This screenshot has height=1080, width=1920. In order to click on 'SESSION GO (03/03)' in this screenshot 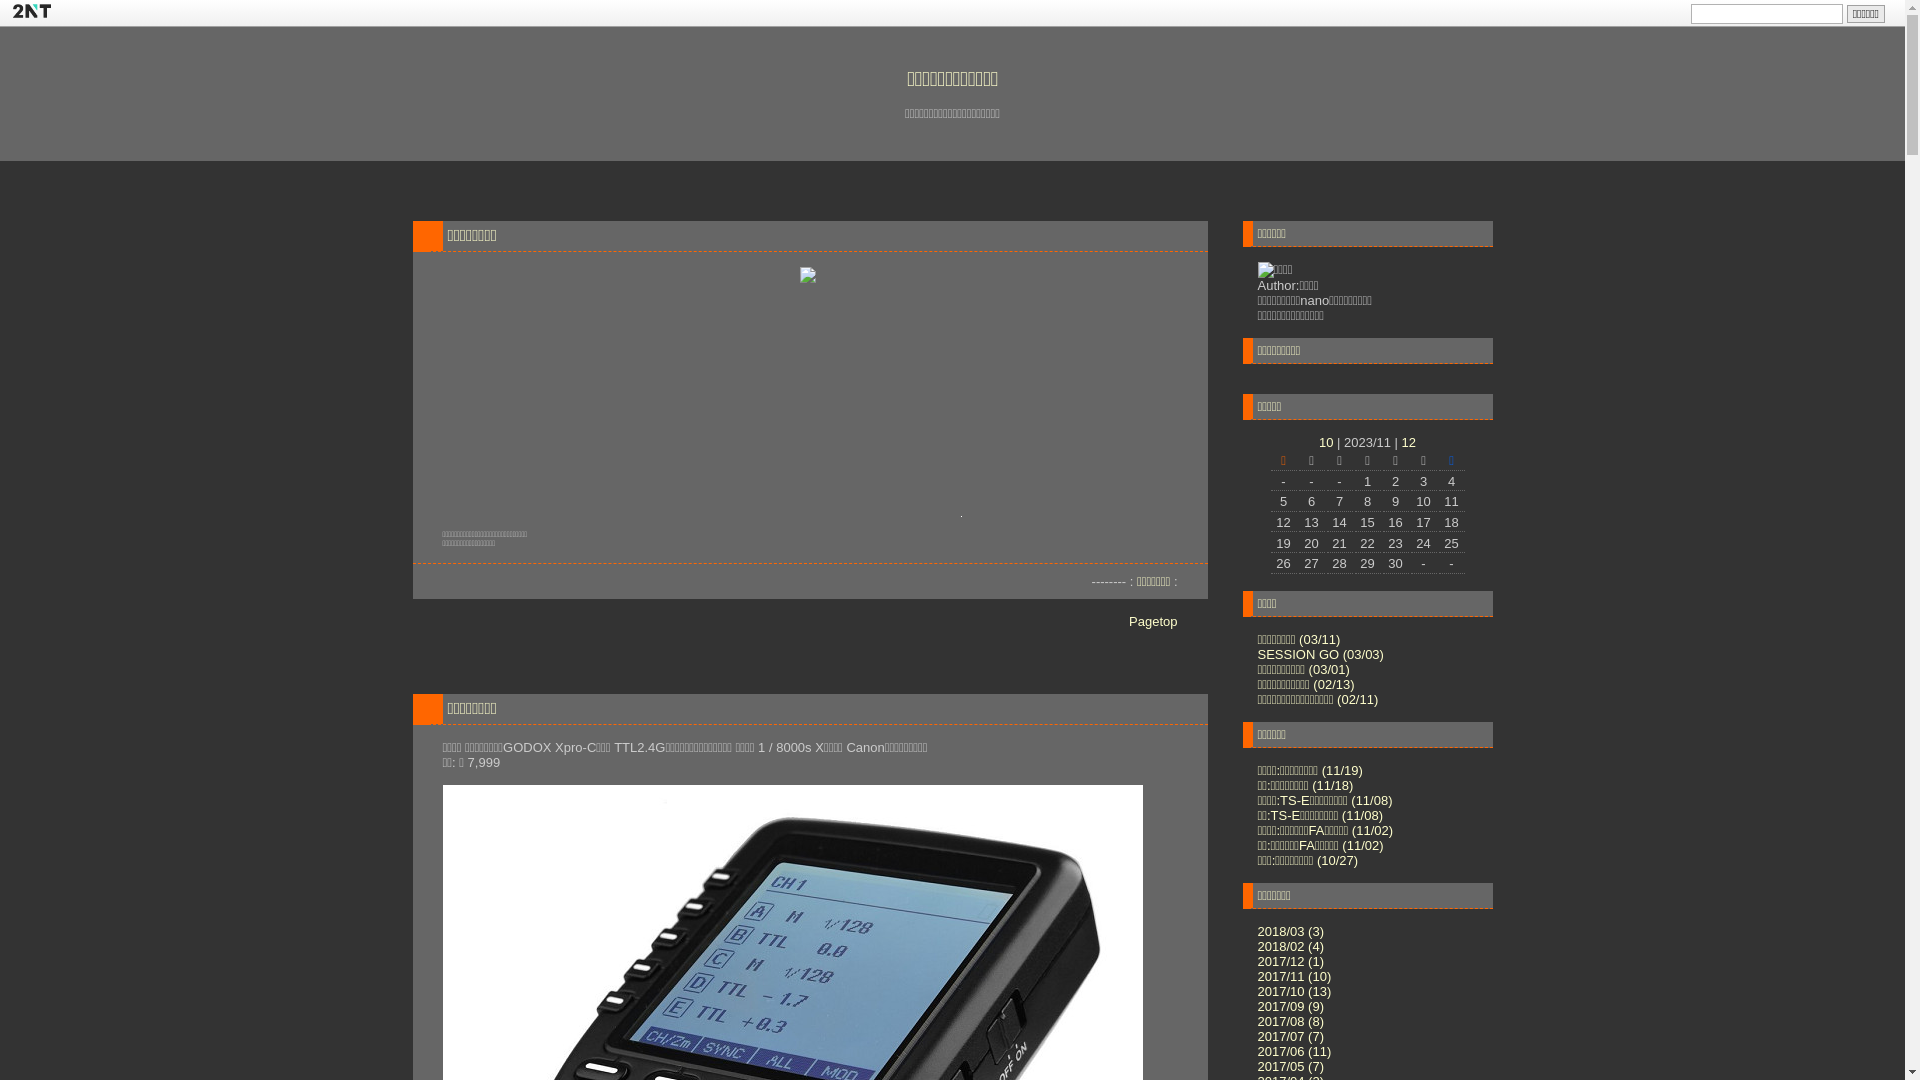, I will do `click(1256, 654)`.